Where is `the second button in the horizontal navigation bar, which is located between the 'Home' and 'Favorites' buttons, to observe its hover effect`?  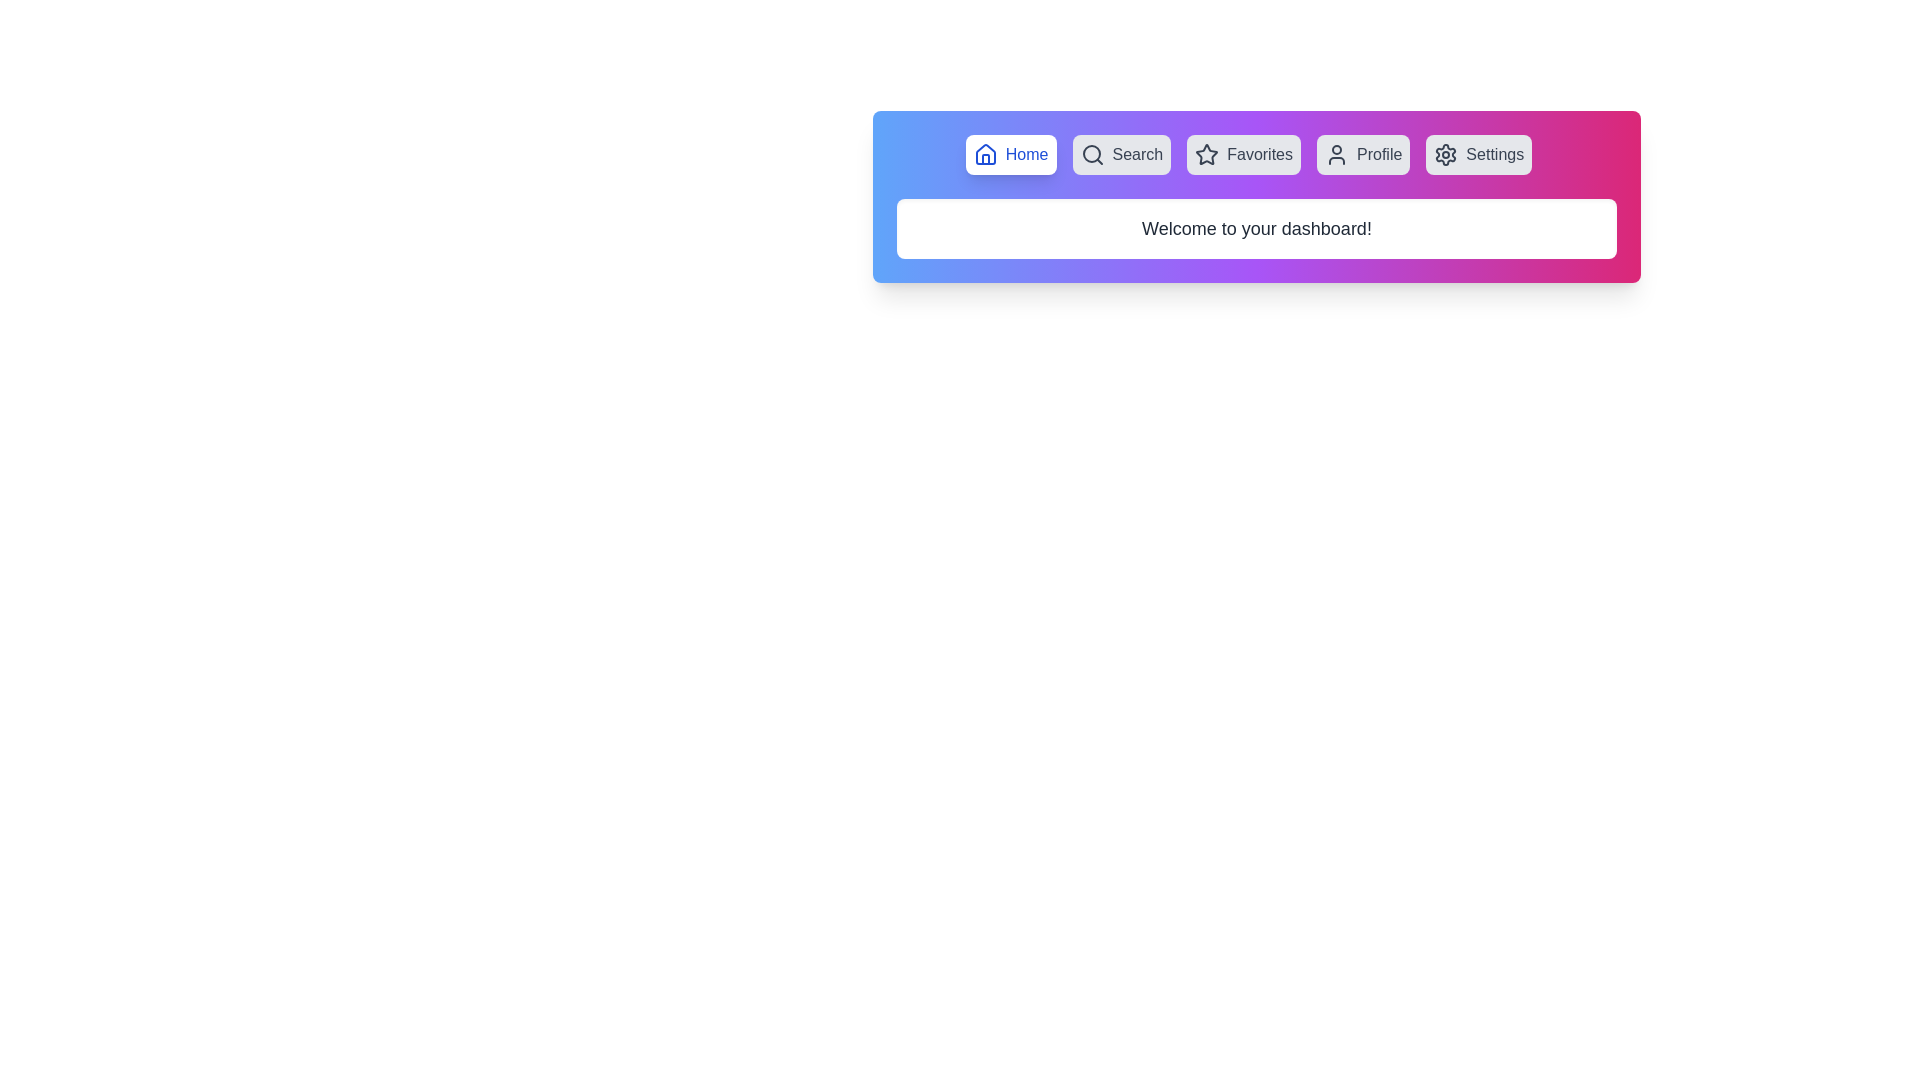 the second button in the horizontal navigation bar, which is located between the 'Home' and 'Favorites' buttons, to observe its hover effect is located at coordinates (1121, 153).